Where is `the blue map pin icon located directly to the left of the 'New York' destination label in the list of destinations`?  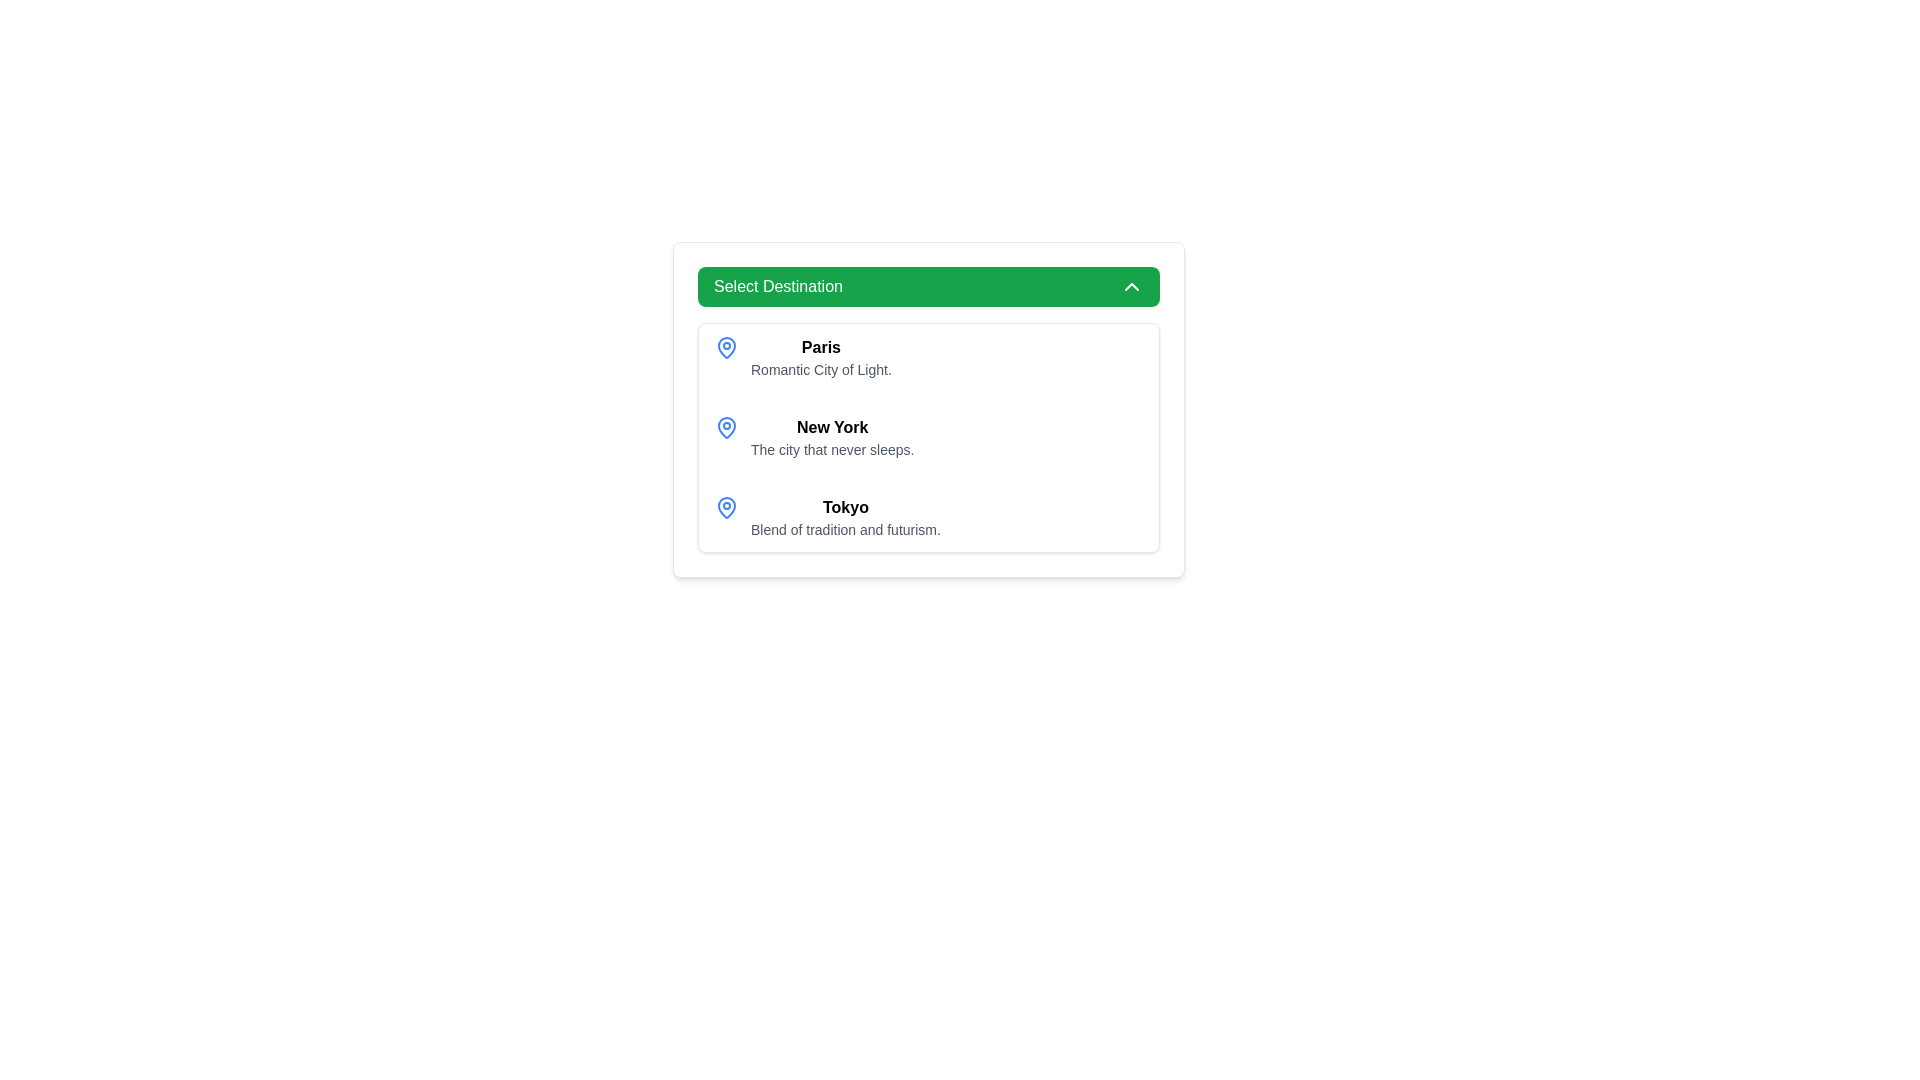 the blue map pin icon located directly to the left of the 'New York' destination label in the list of destinations is located at coordinates (725, 426).